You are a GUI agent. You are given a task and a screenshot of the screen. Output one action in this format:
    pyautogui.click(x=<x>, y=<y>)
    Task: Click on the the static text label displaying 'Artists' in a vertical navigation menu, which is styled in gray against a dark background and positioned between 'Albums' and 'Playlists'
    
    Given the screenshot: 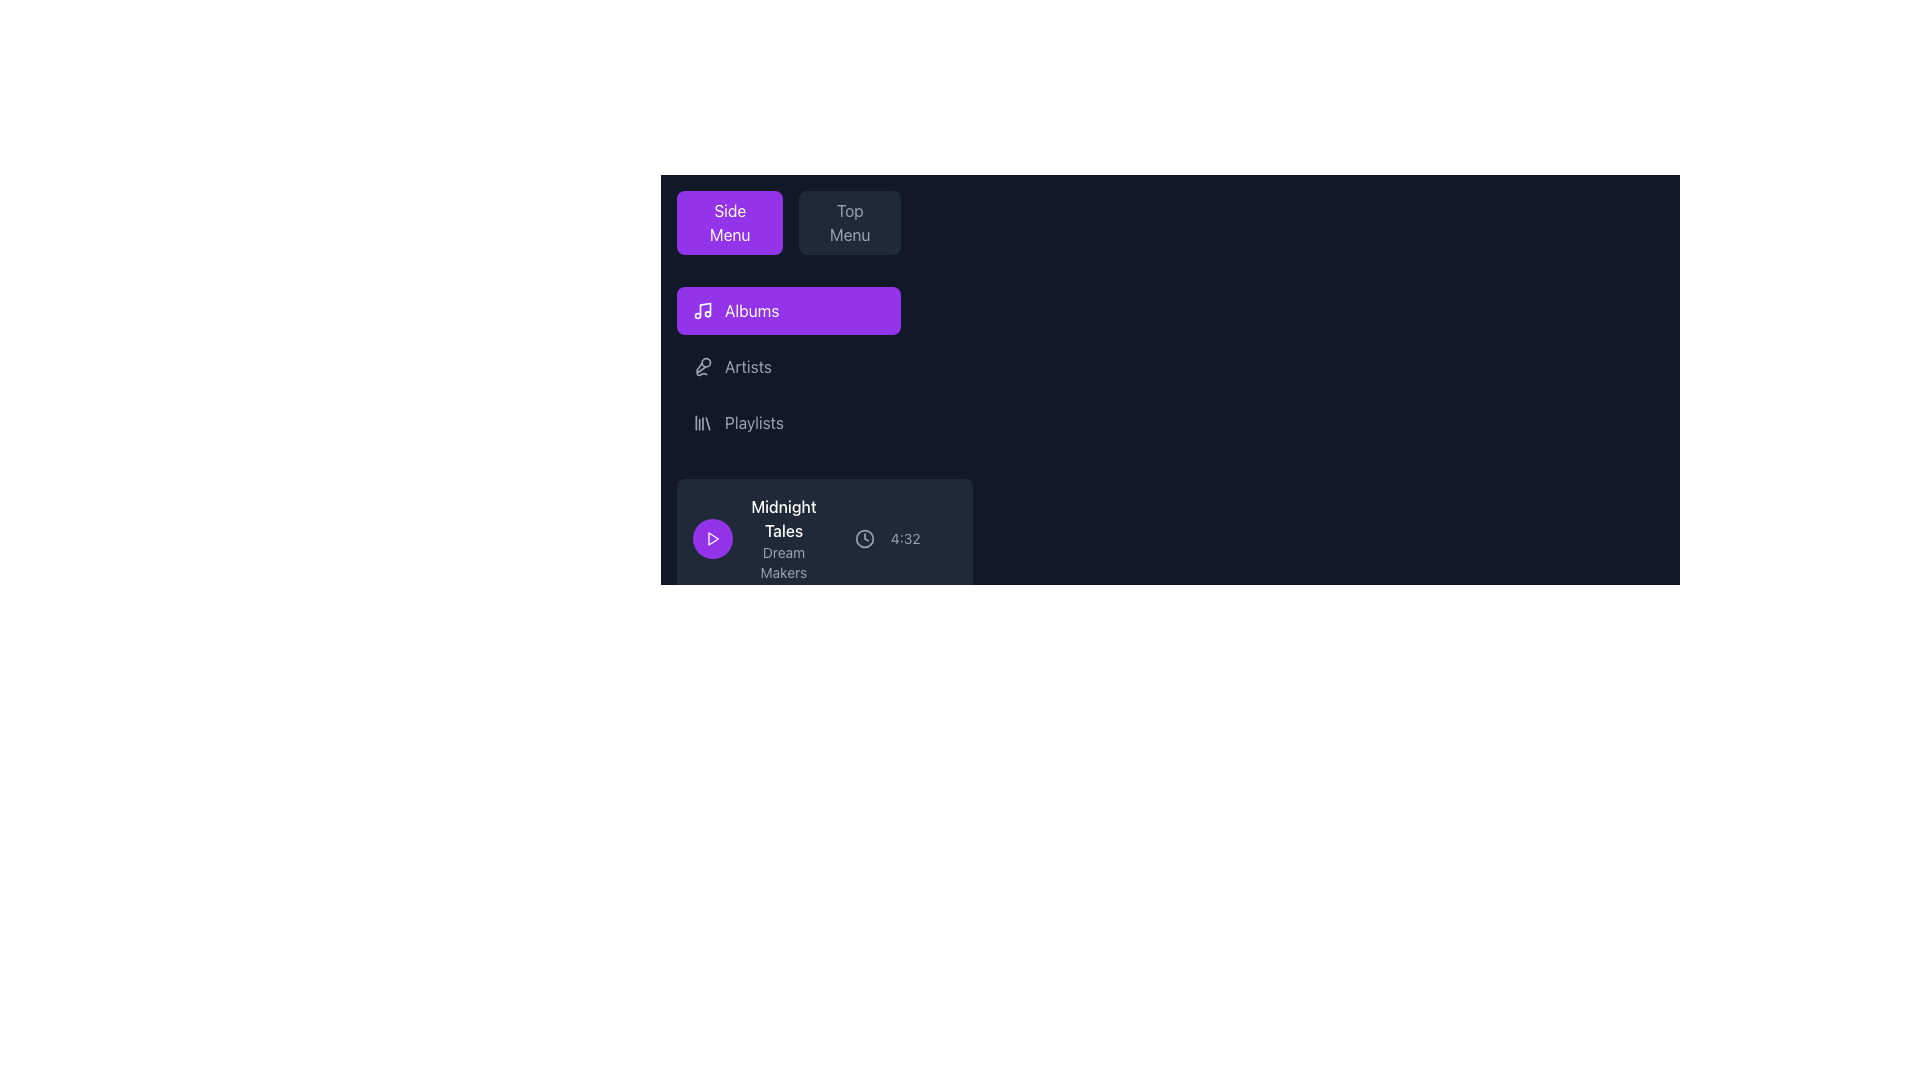 What is the action you would take?
    pyautogui.click(x=747, y=366)
    